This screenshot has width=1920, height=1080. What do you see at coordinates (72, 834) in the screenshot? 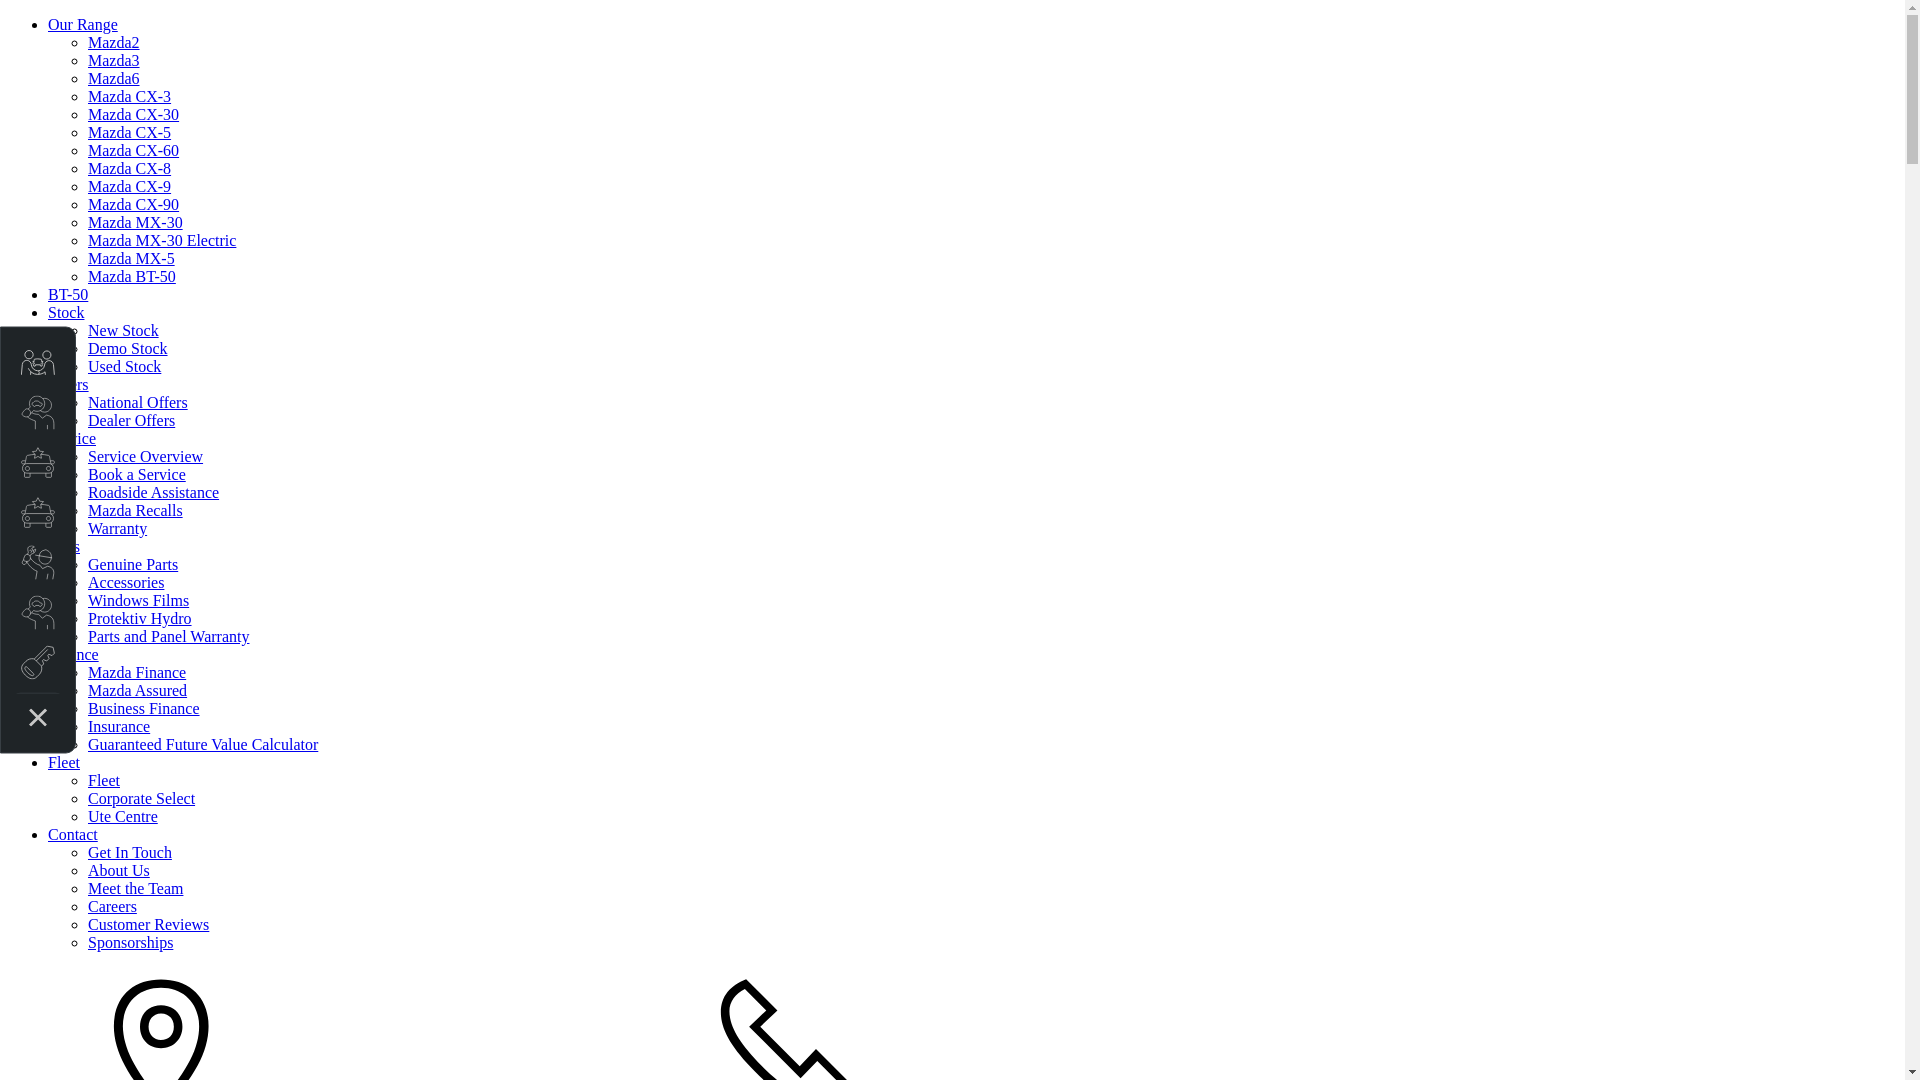
I see `'Contact'` at bounding box center [72, 834].